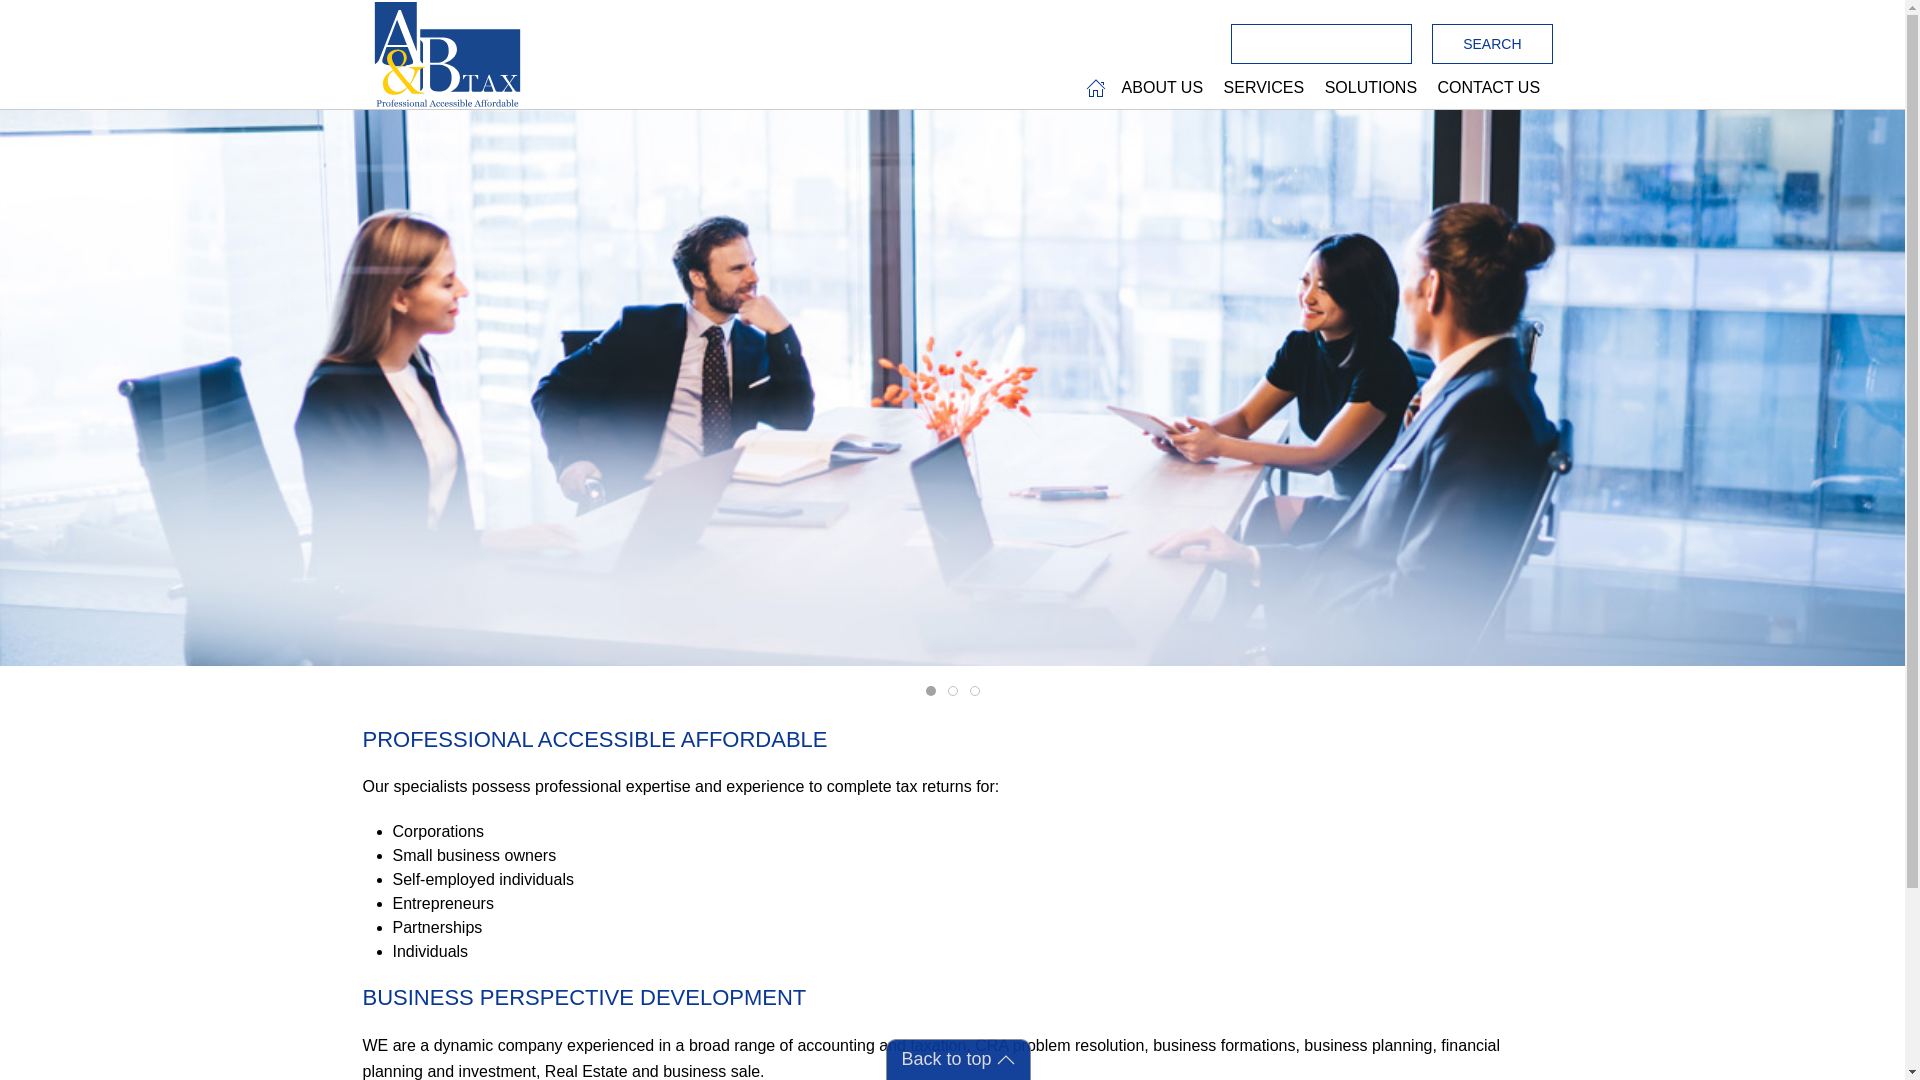 This screenshot has width=1920, height=1080. I want to click on 'Search', so click(1492, 43).